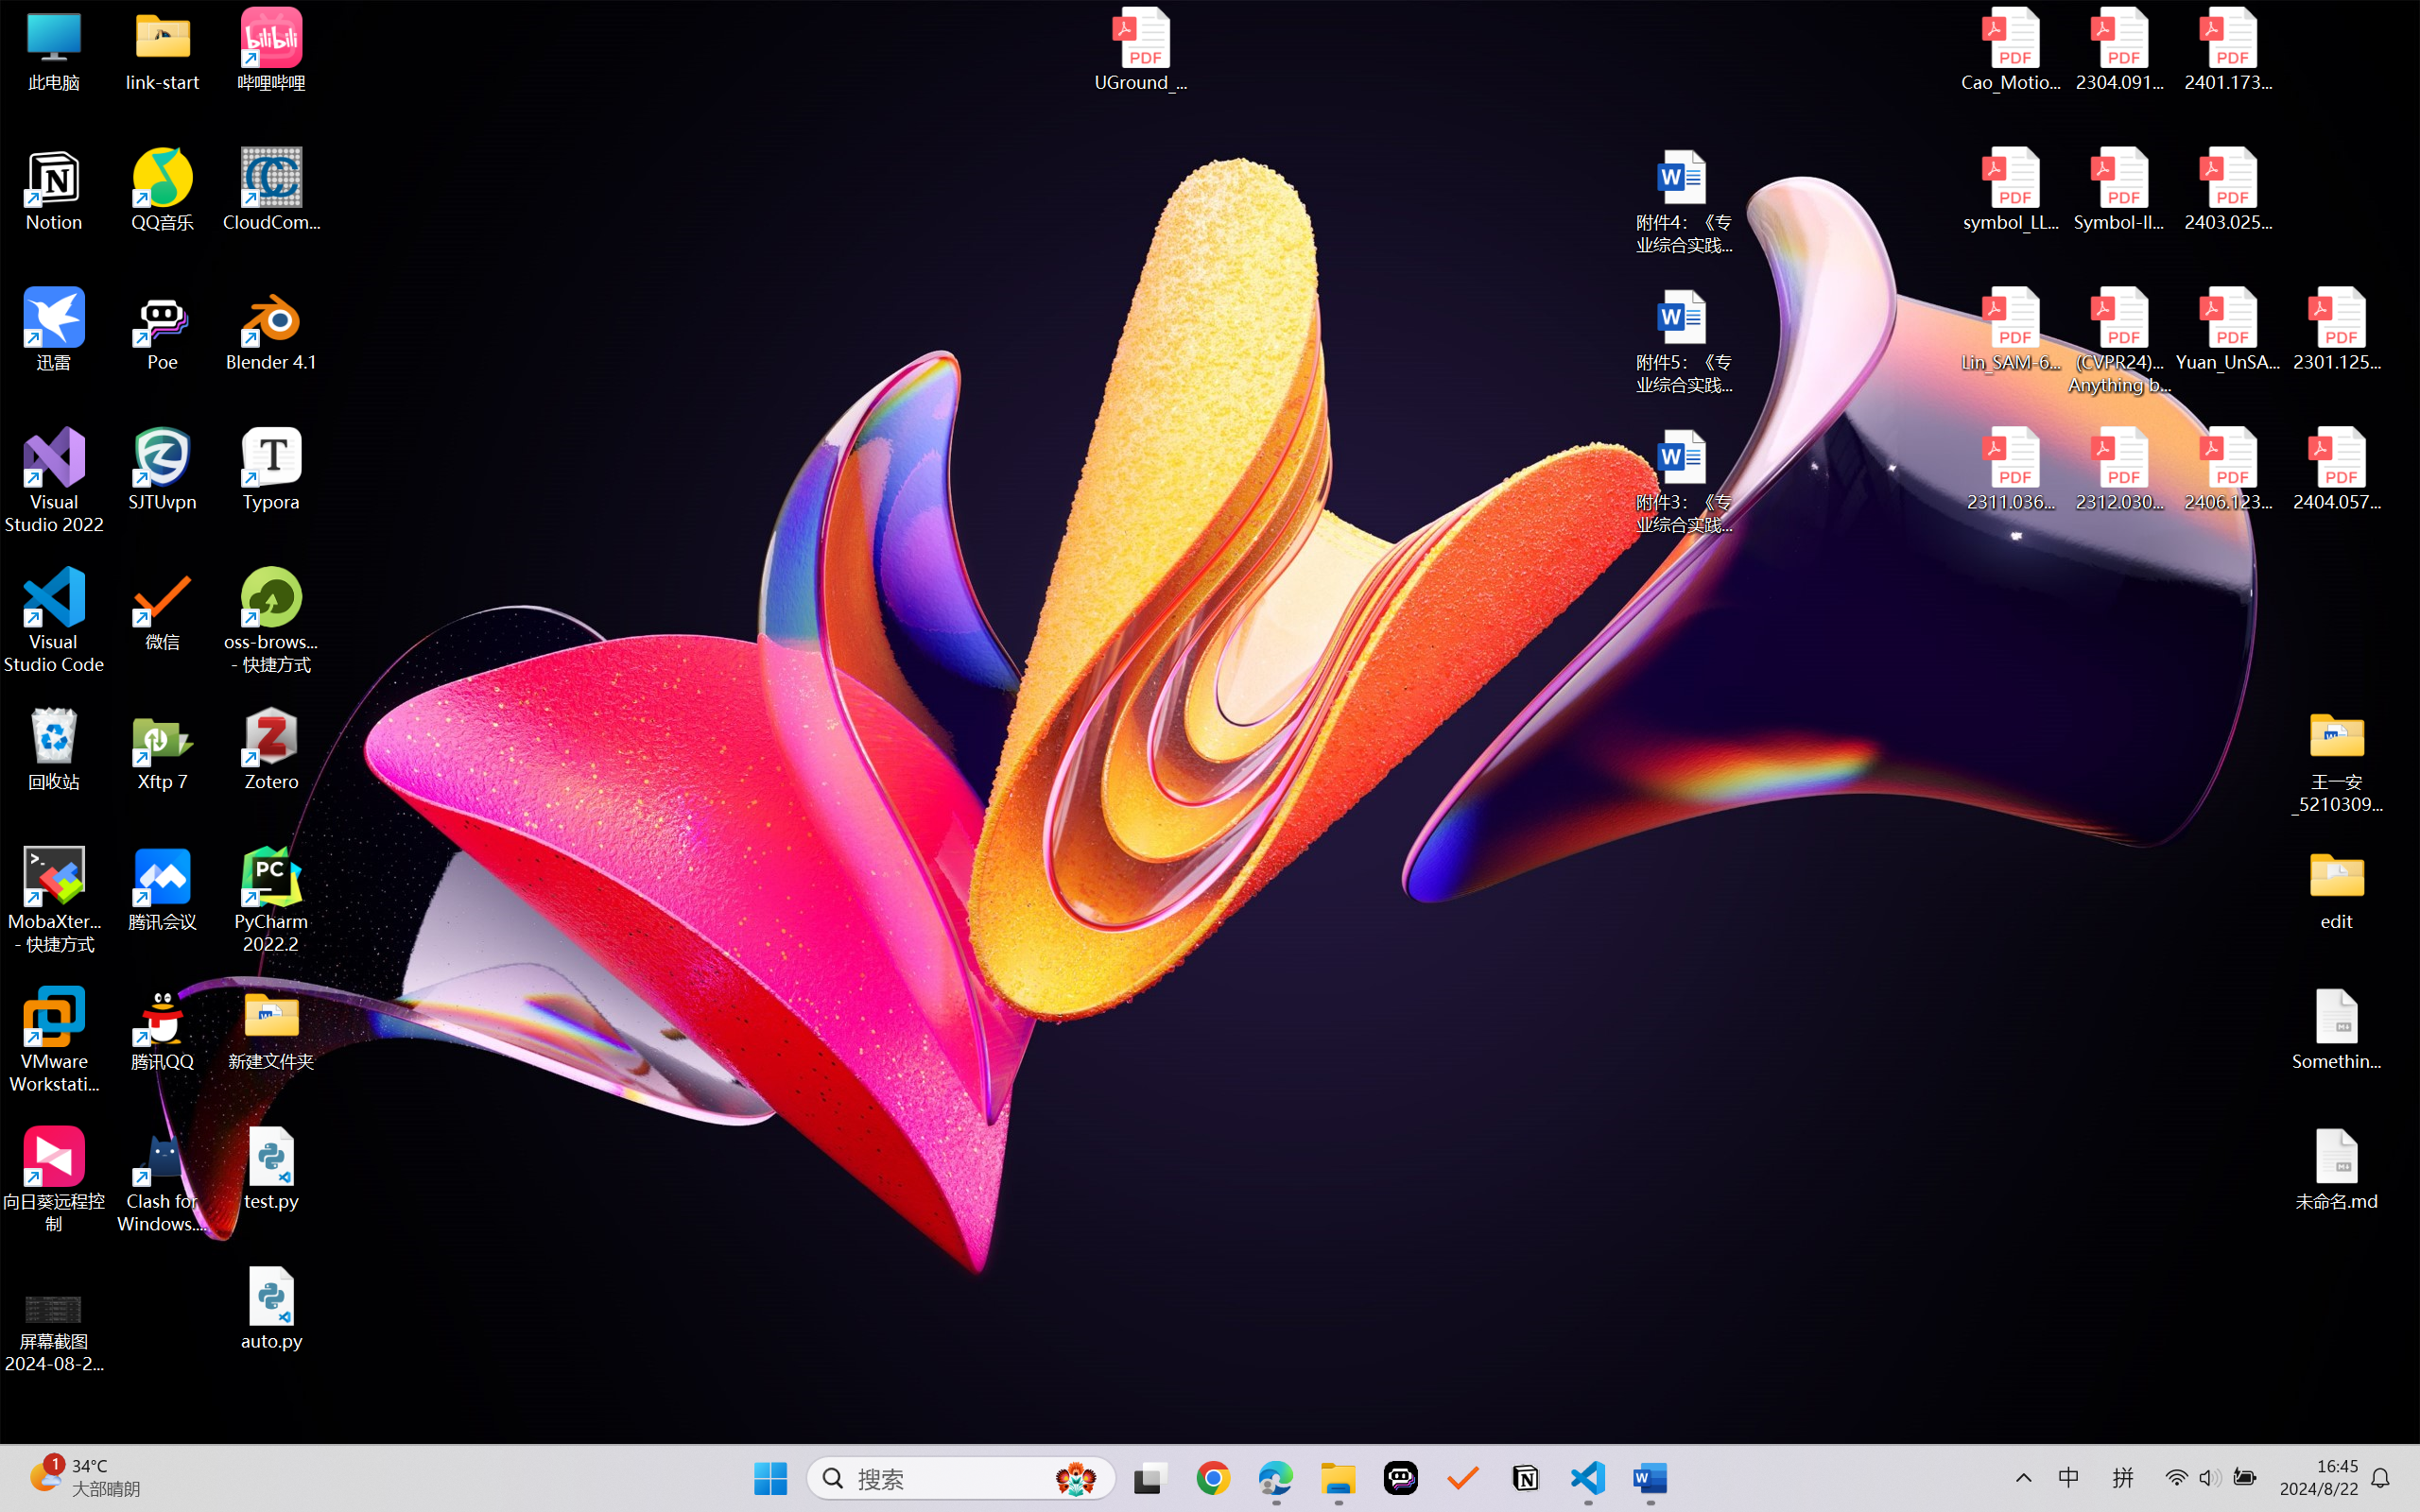 The image size is (2420, 1512). Describe the element at coordinates (163, 469) in the screenshot. I see `'SJTUvpn'` at that location.